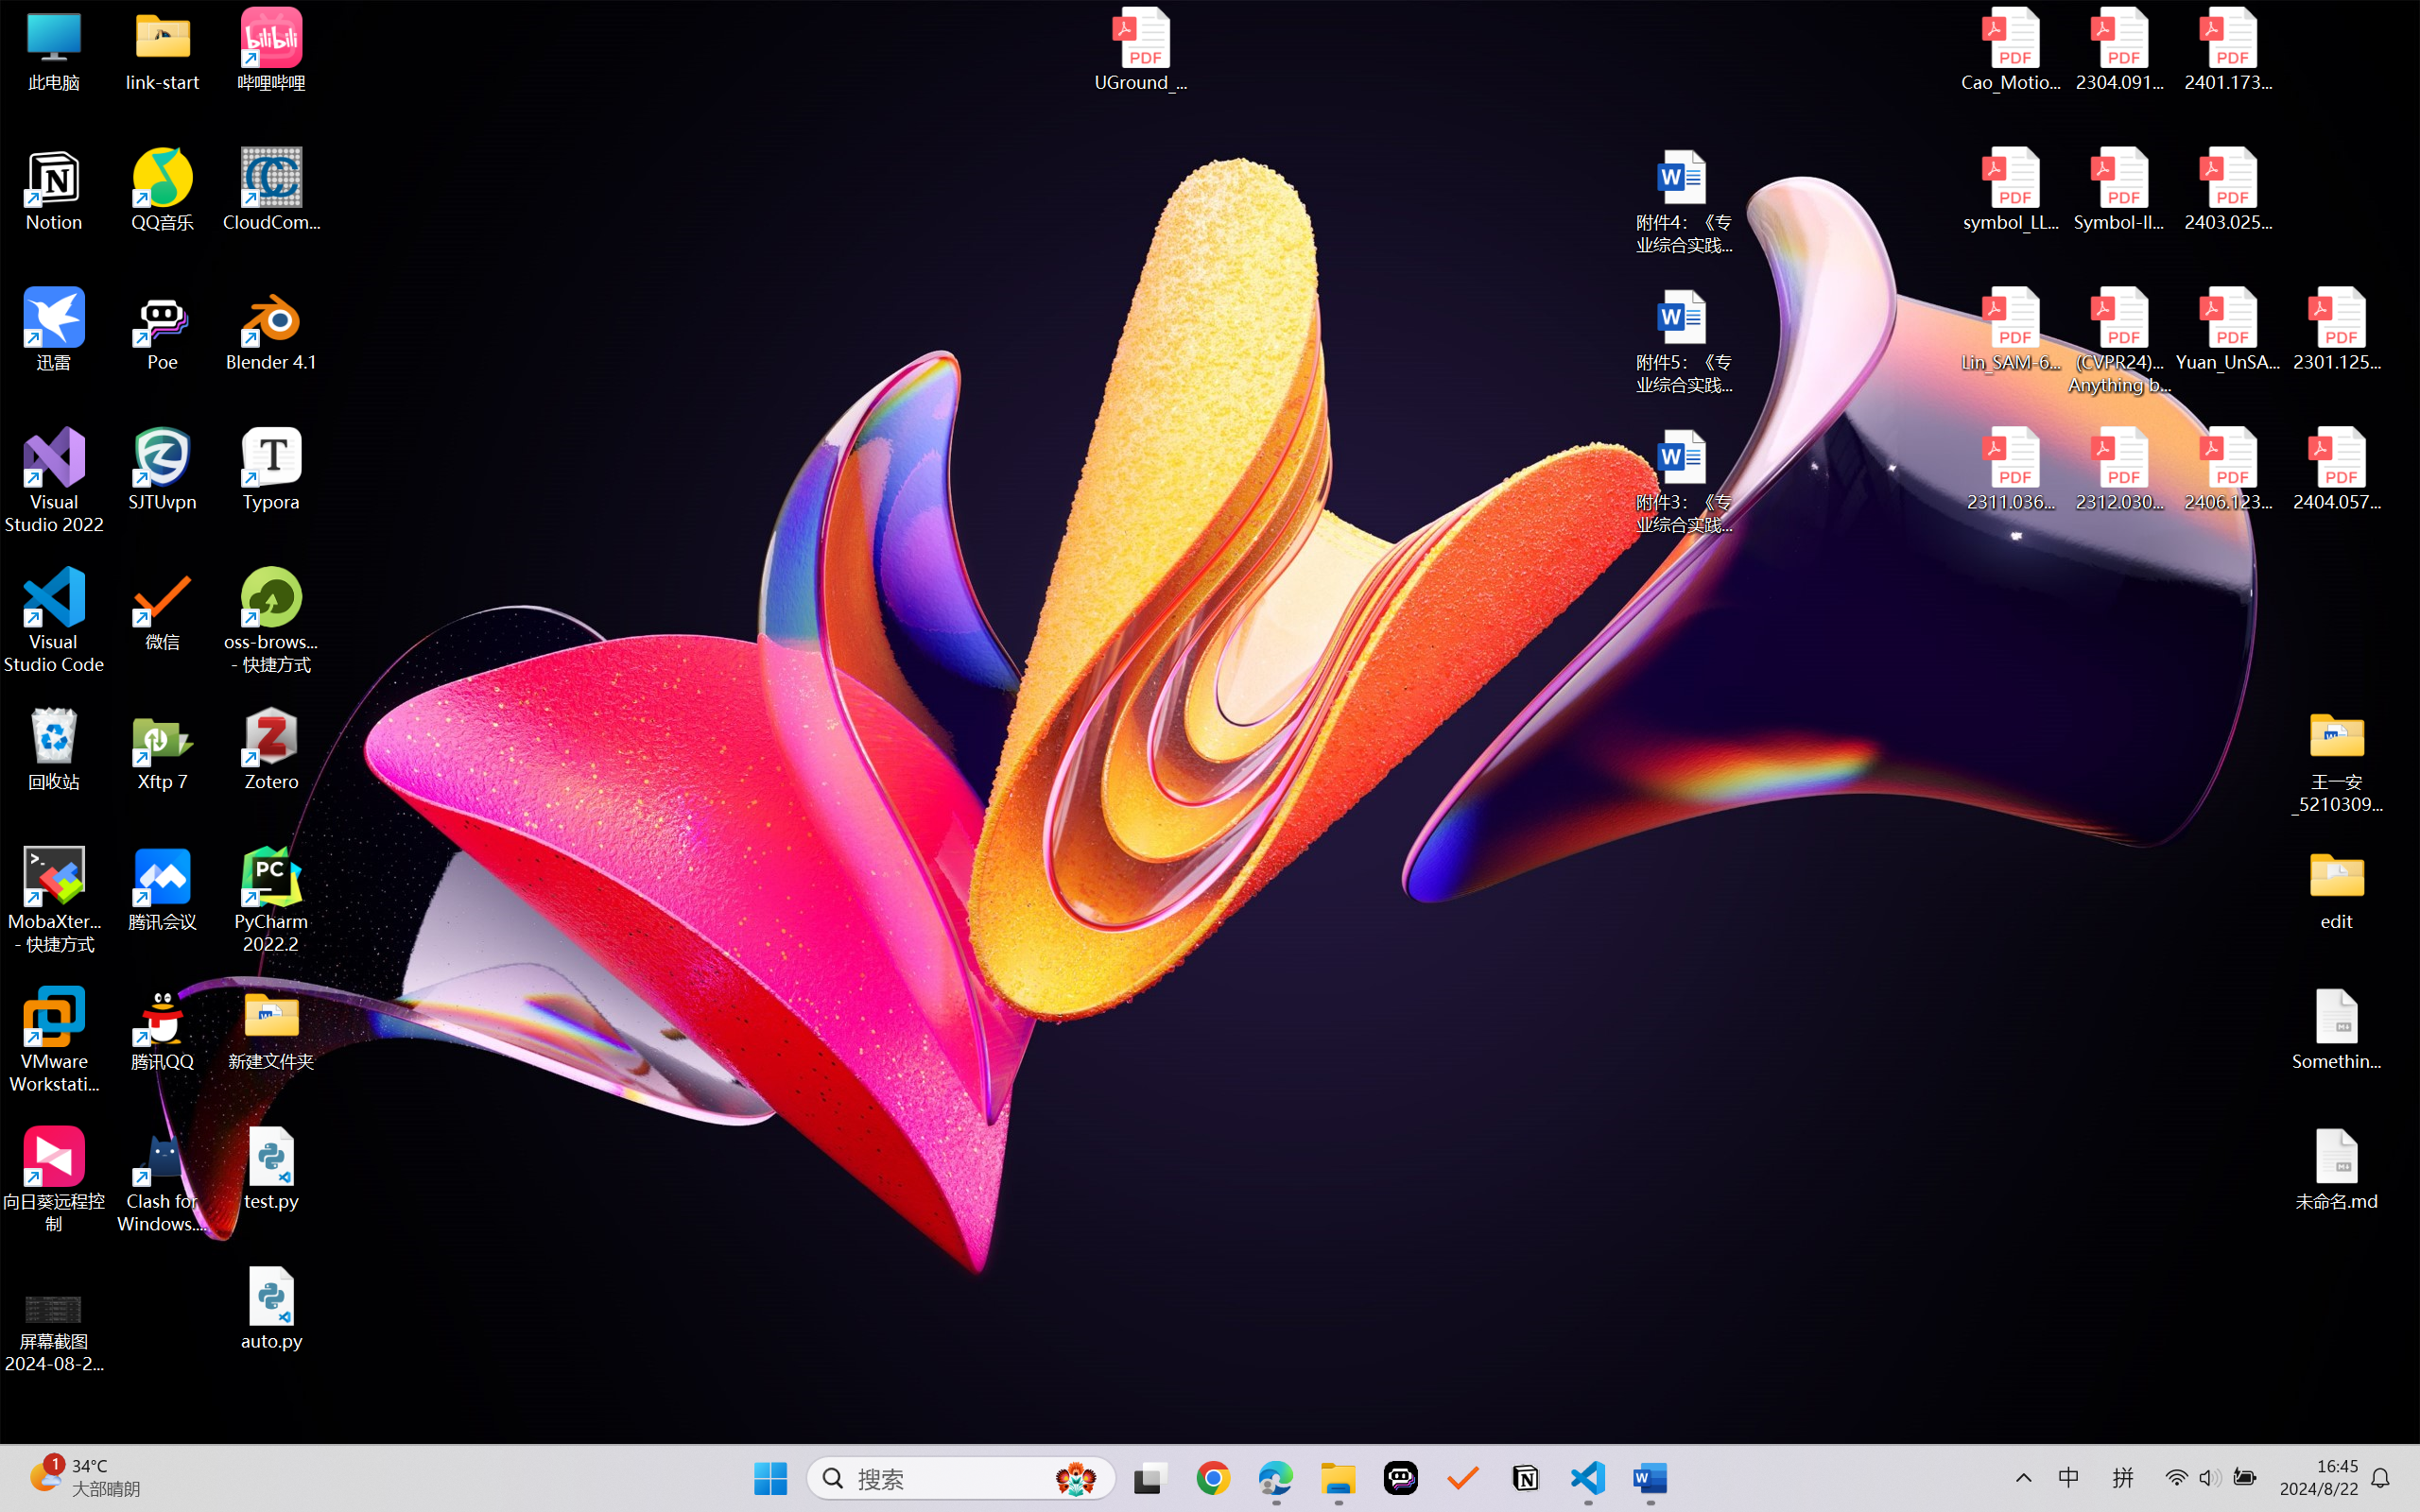 The image size is (2420, 1512). Describe the element at coordinates (163, 469) in the screenshot. I see `'SJTUvpn'` at that location.